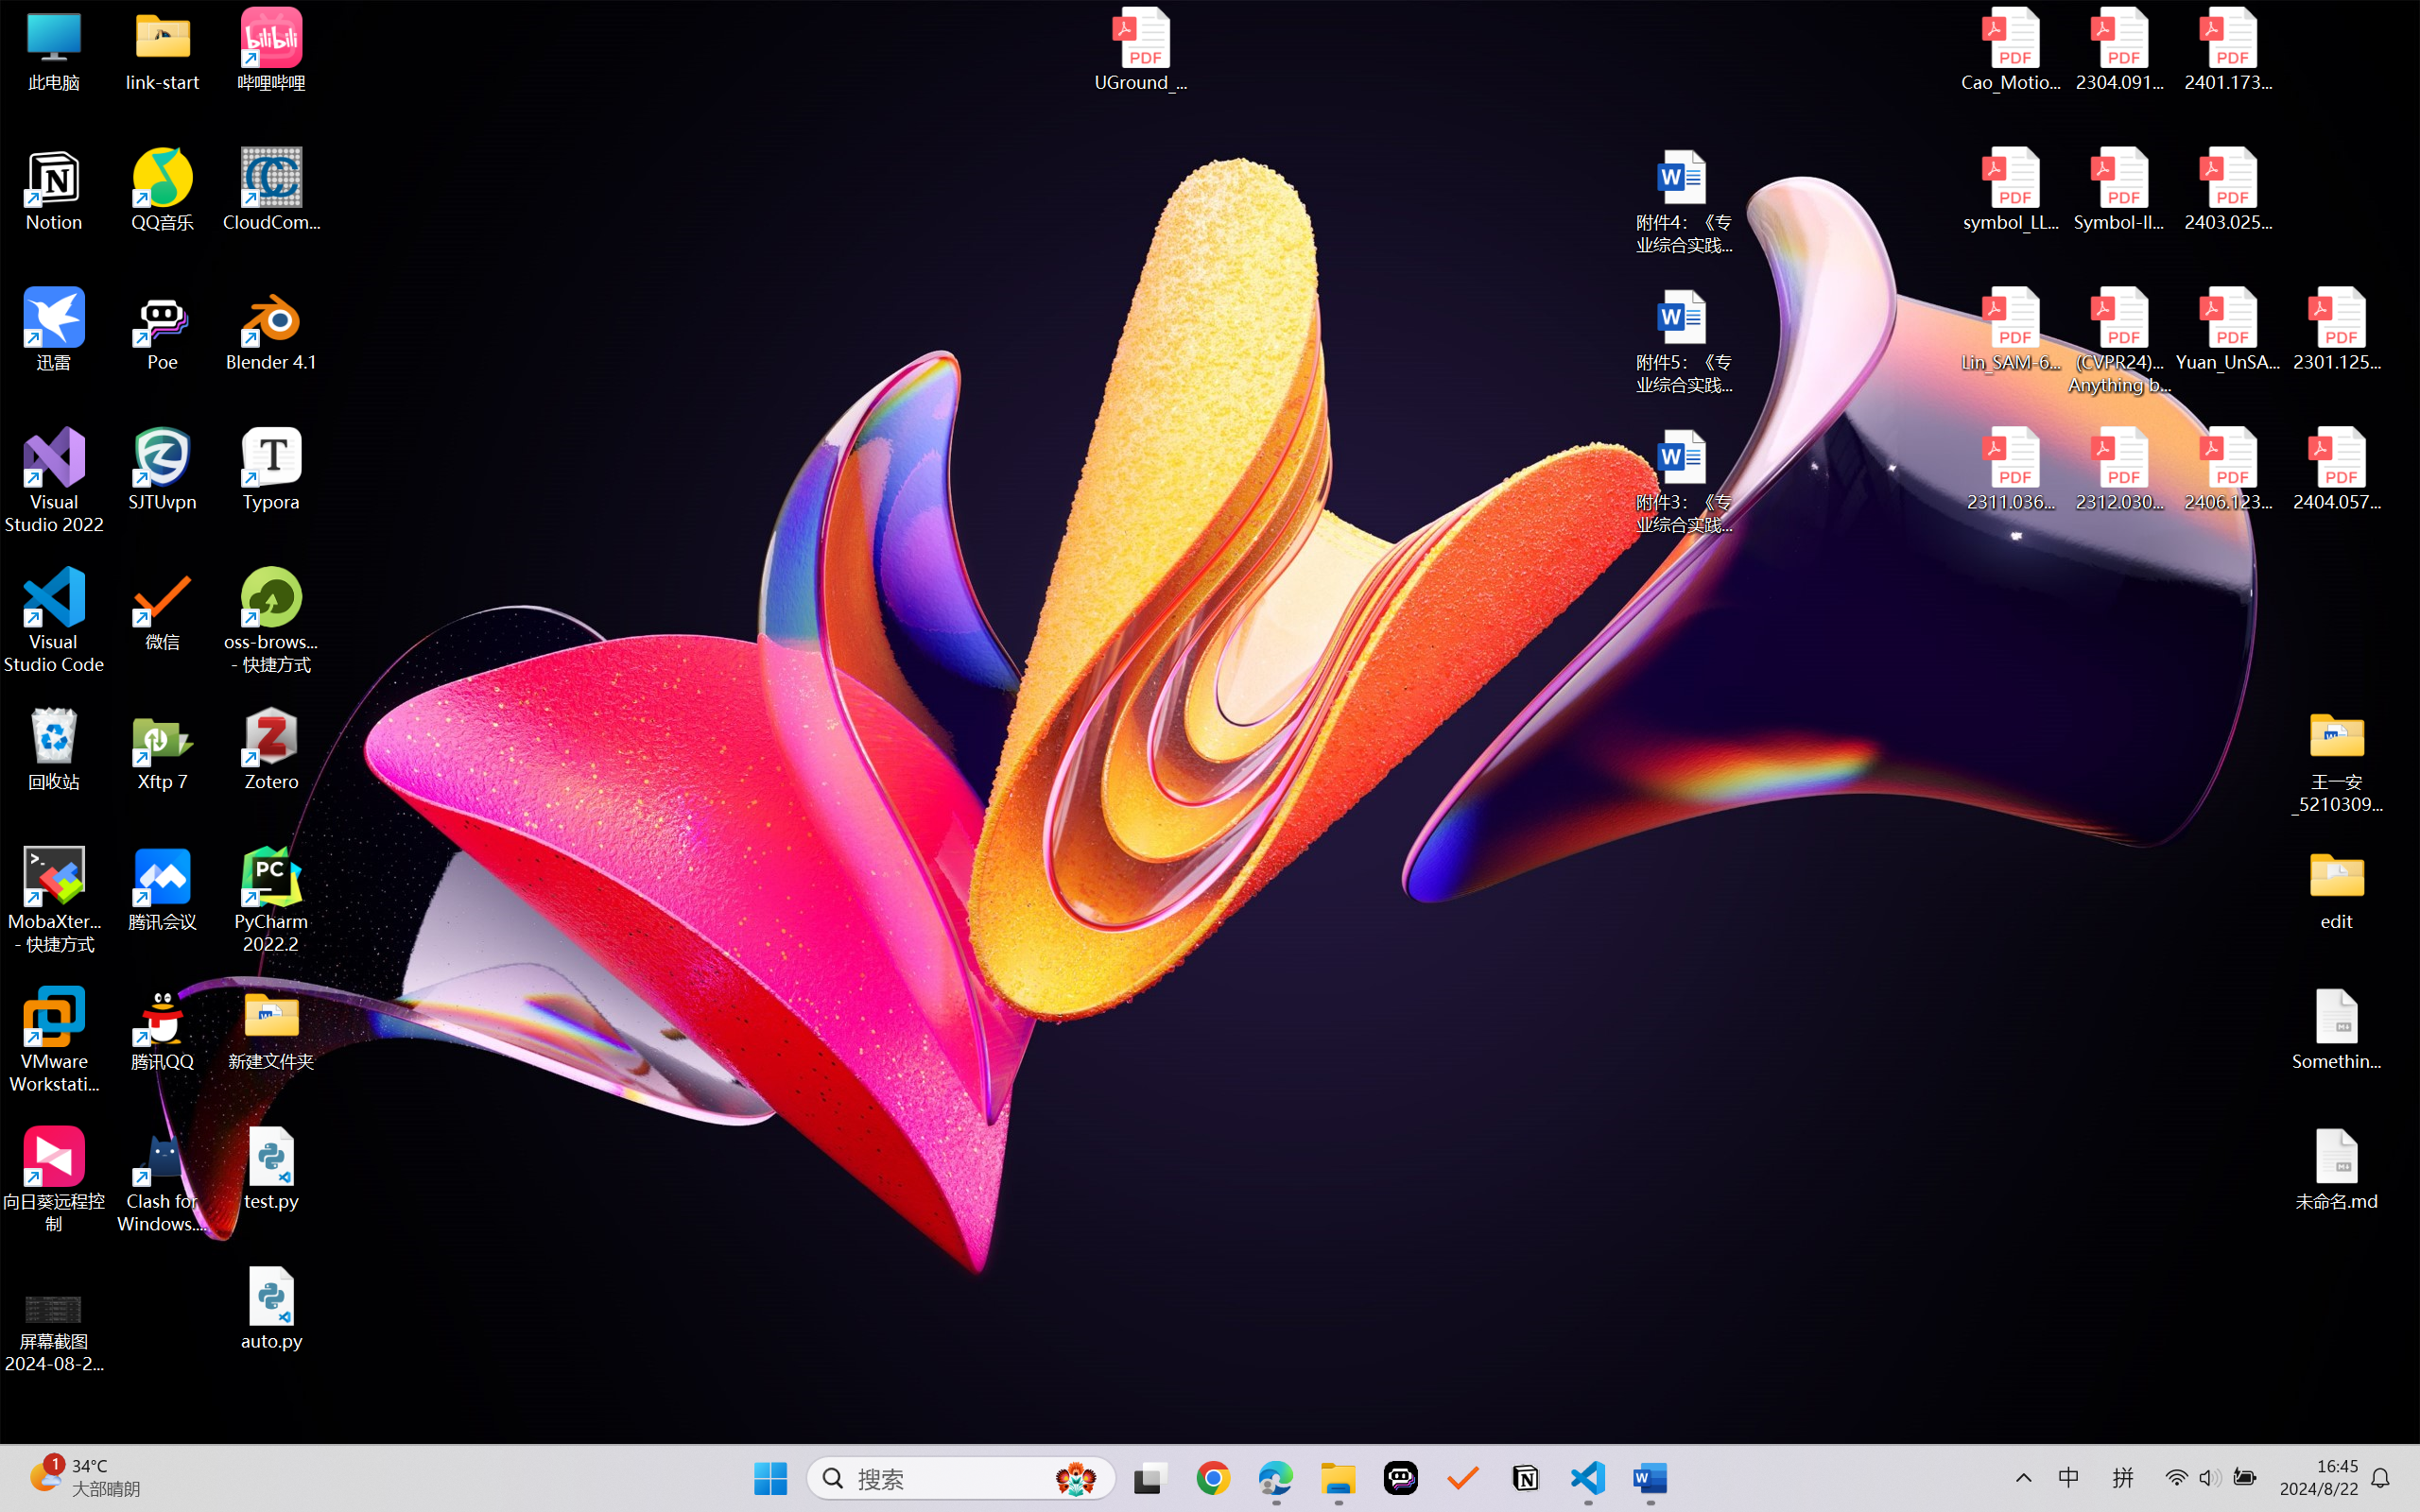 The image size is (2420, 1512). Describe the element at coordinates (163, 469) in the screenshot. I see `'SJTUvpn'` at that location.